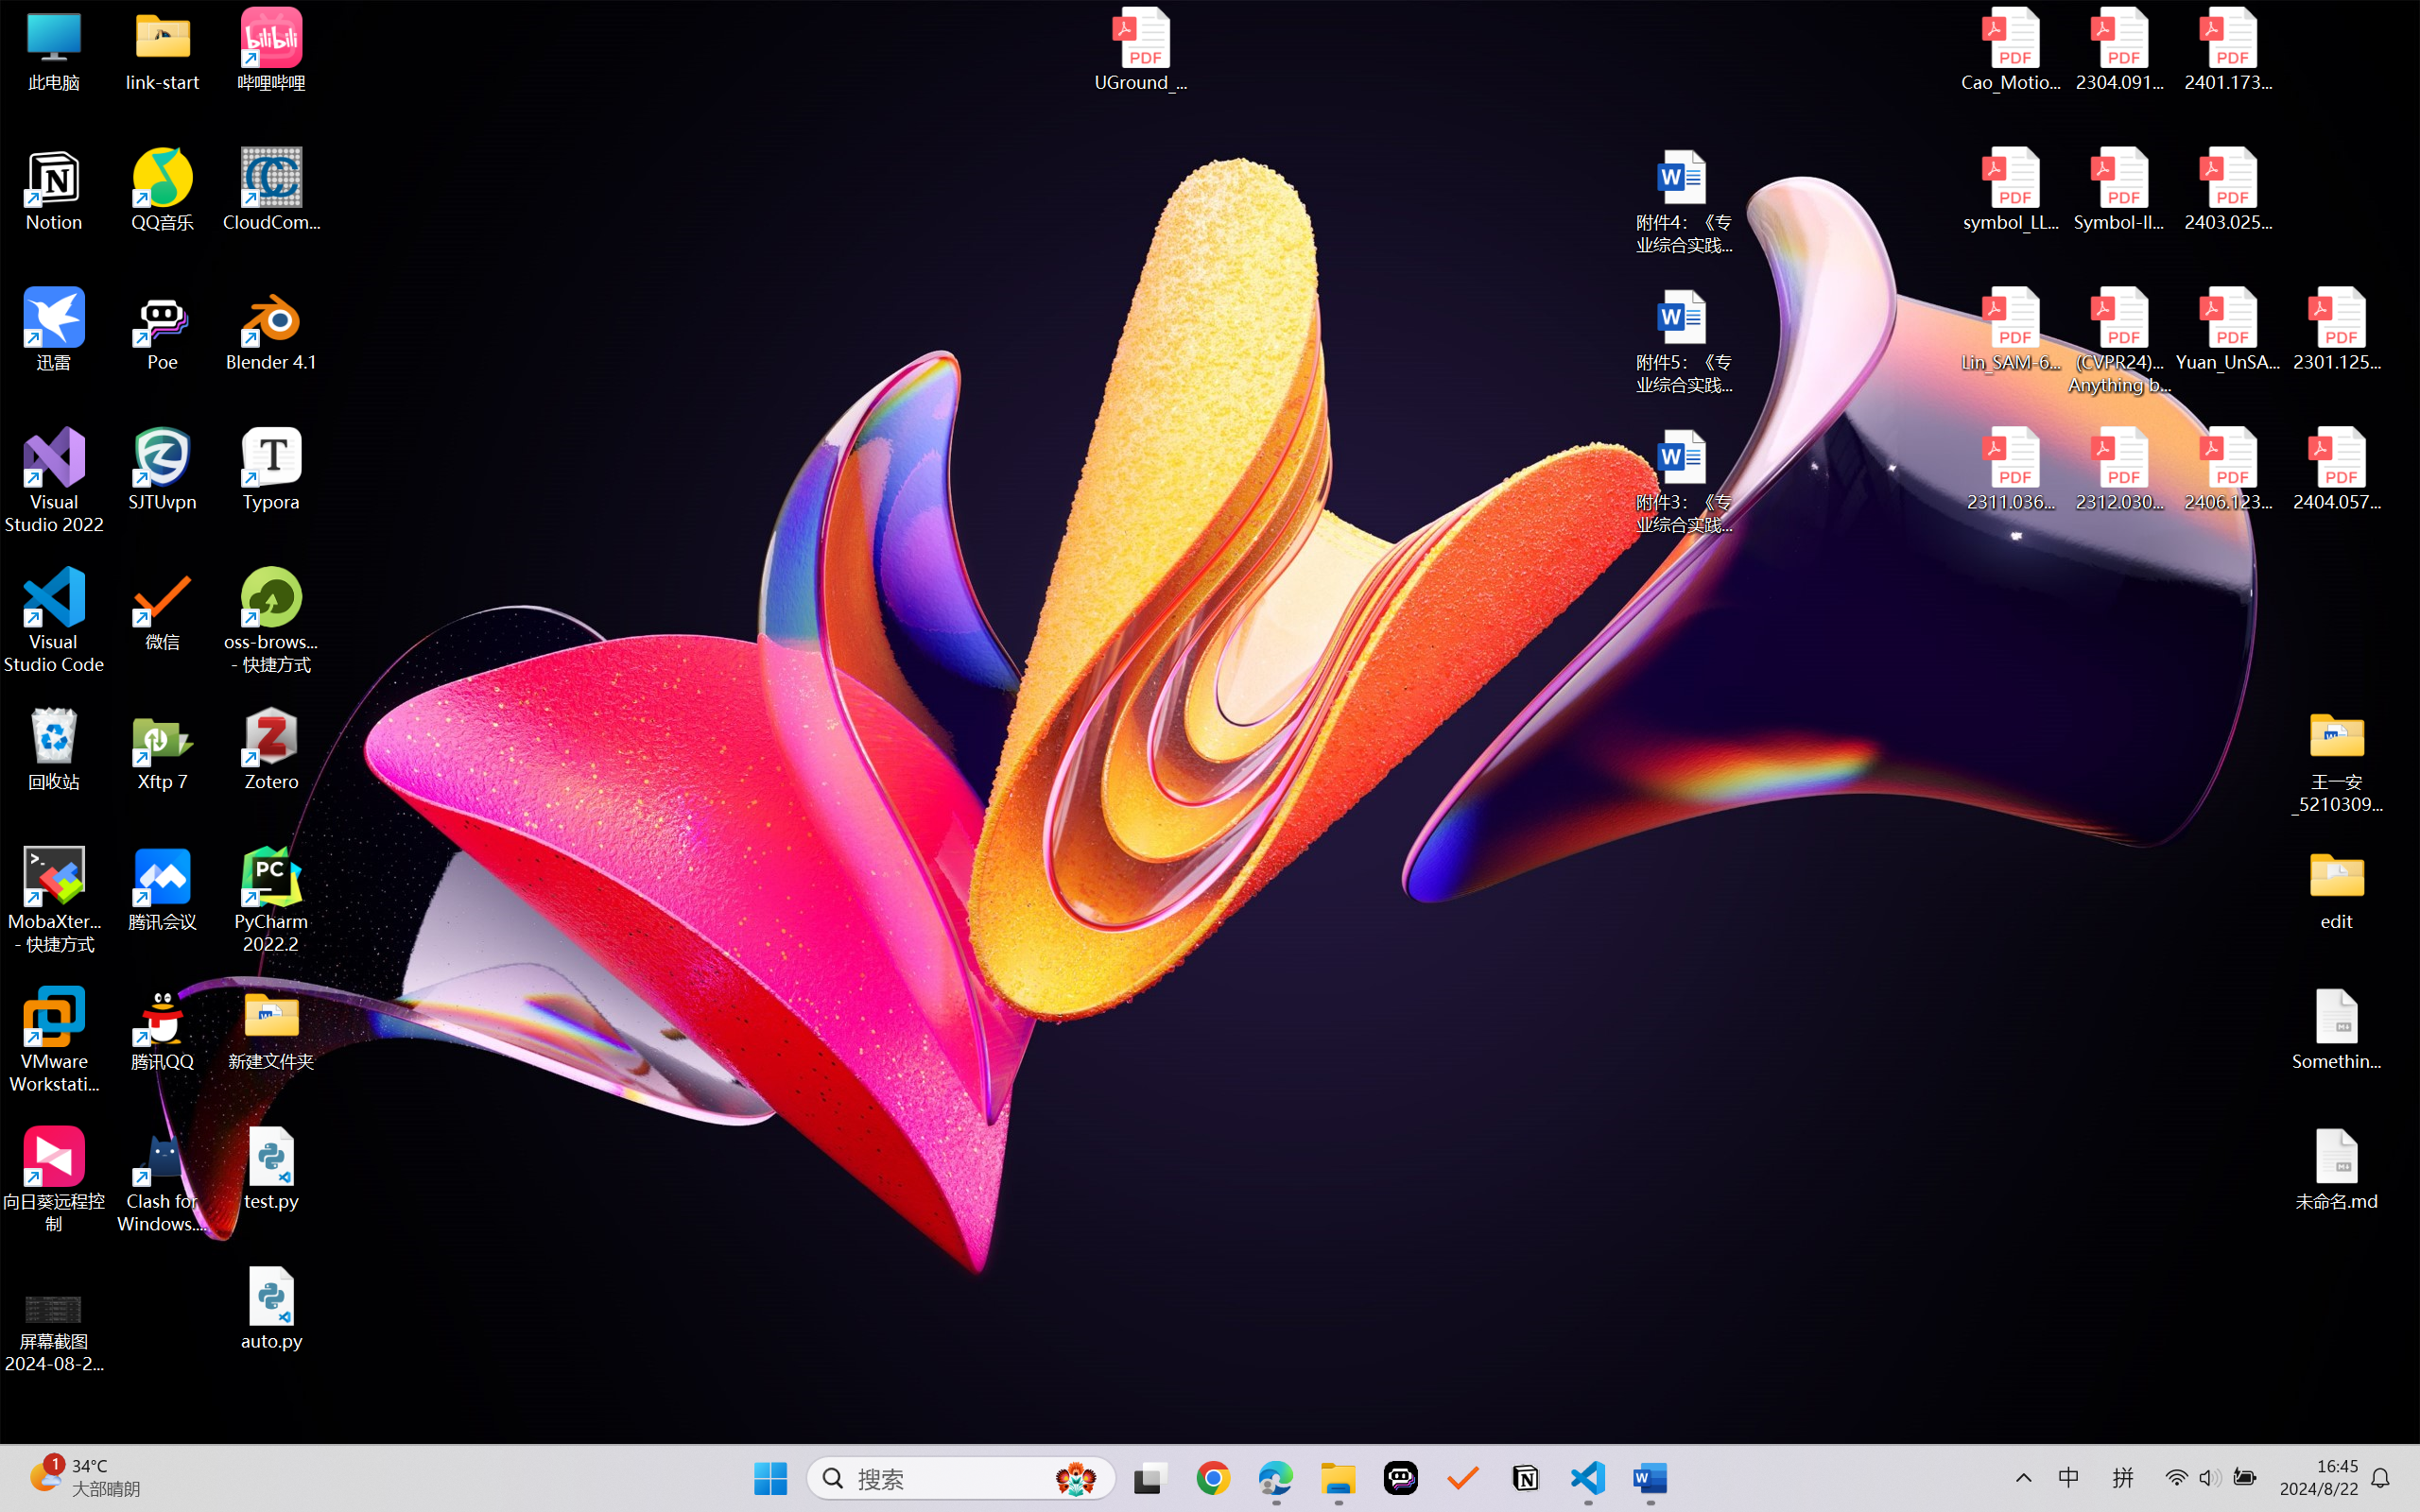 The image size is (2420, 1512). Describe the element at coordinates (163, 469) in the screenshot. I see `'SJTUvpn'` at that location.